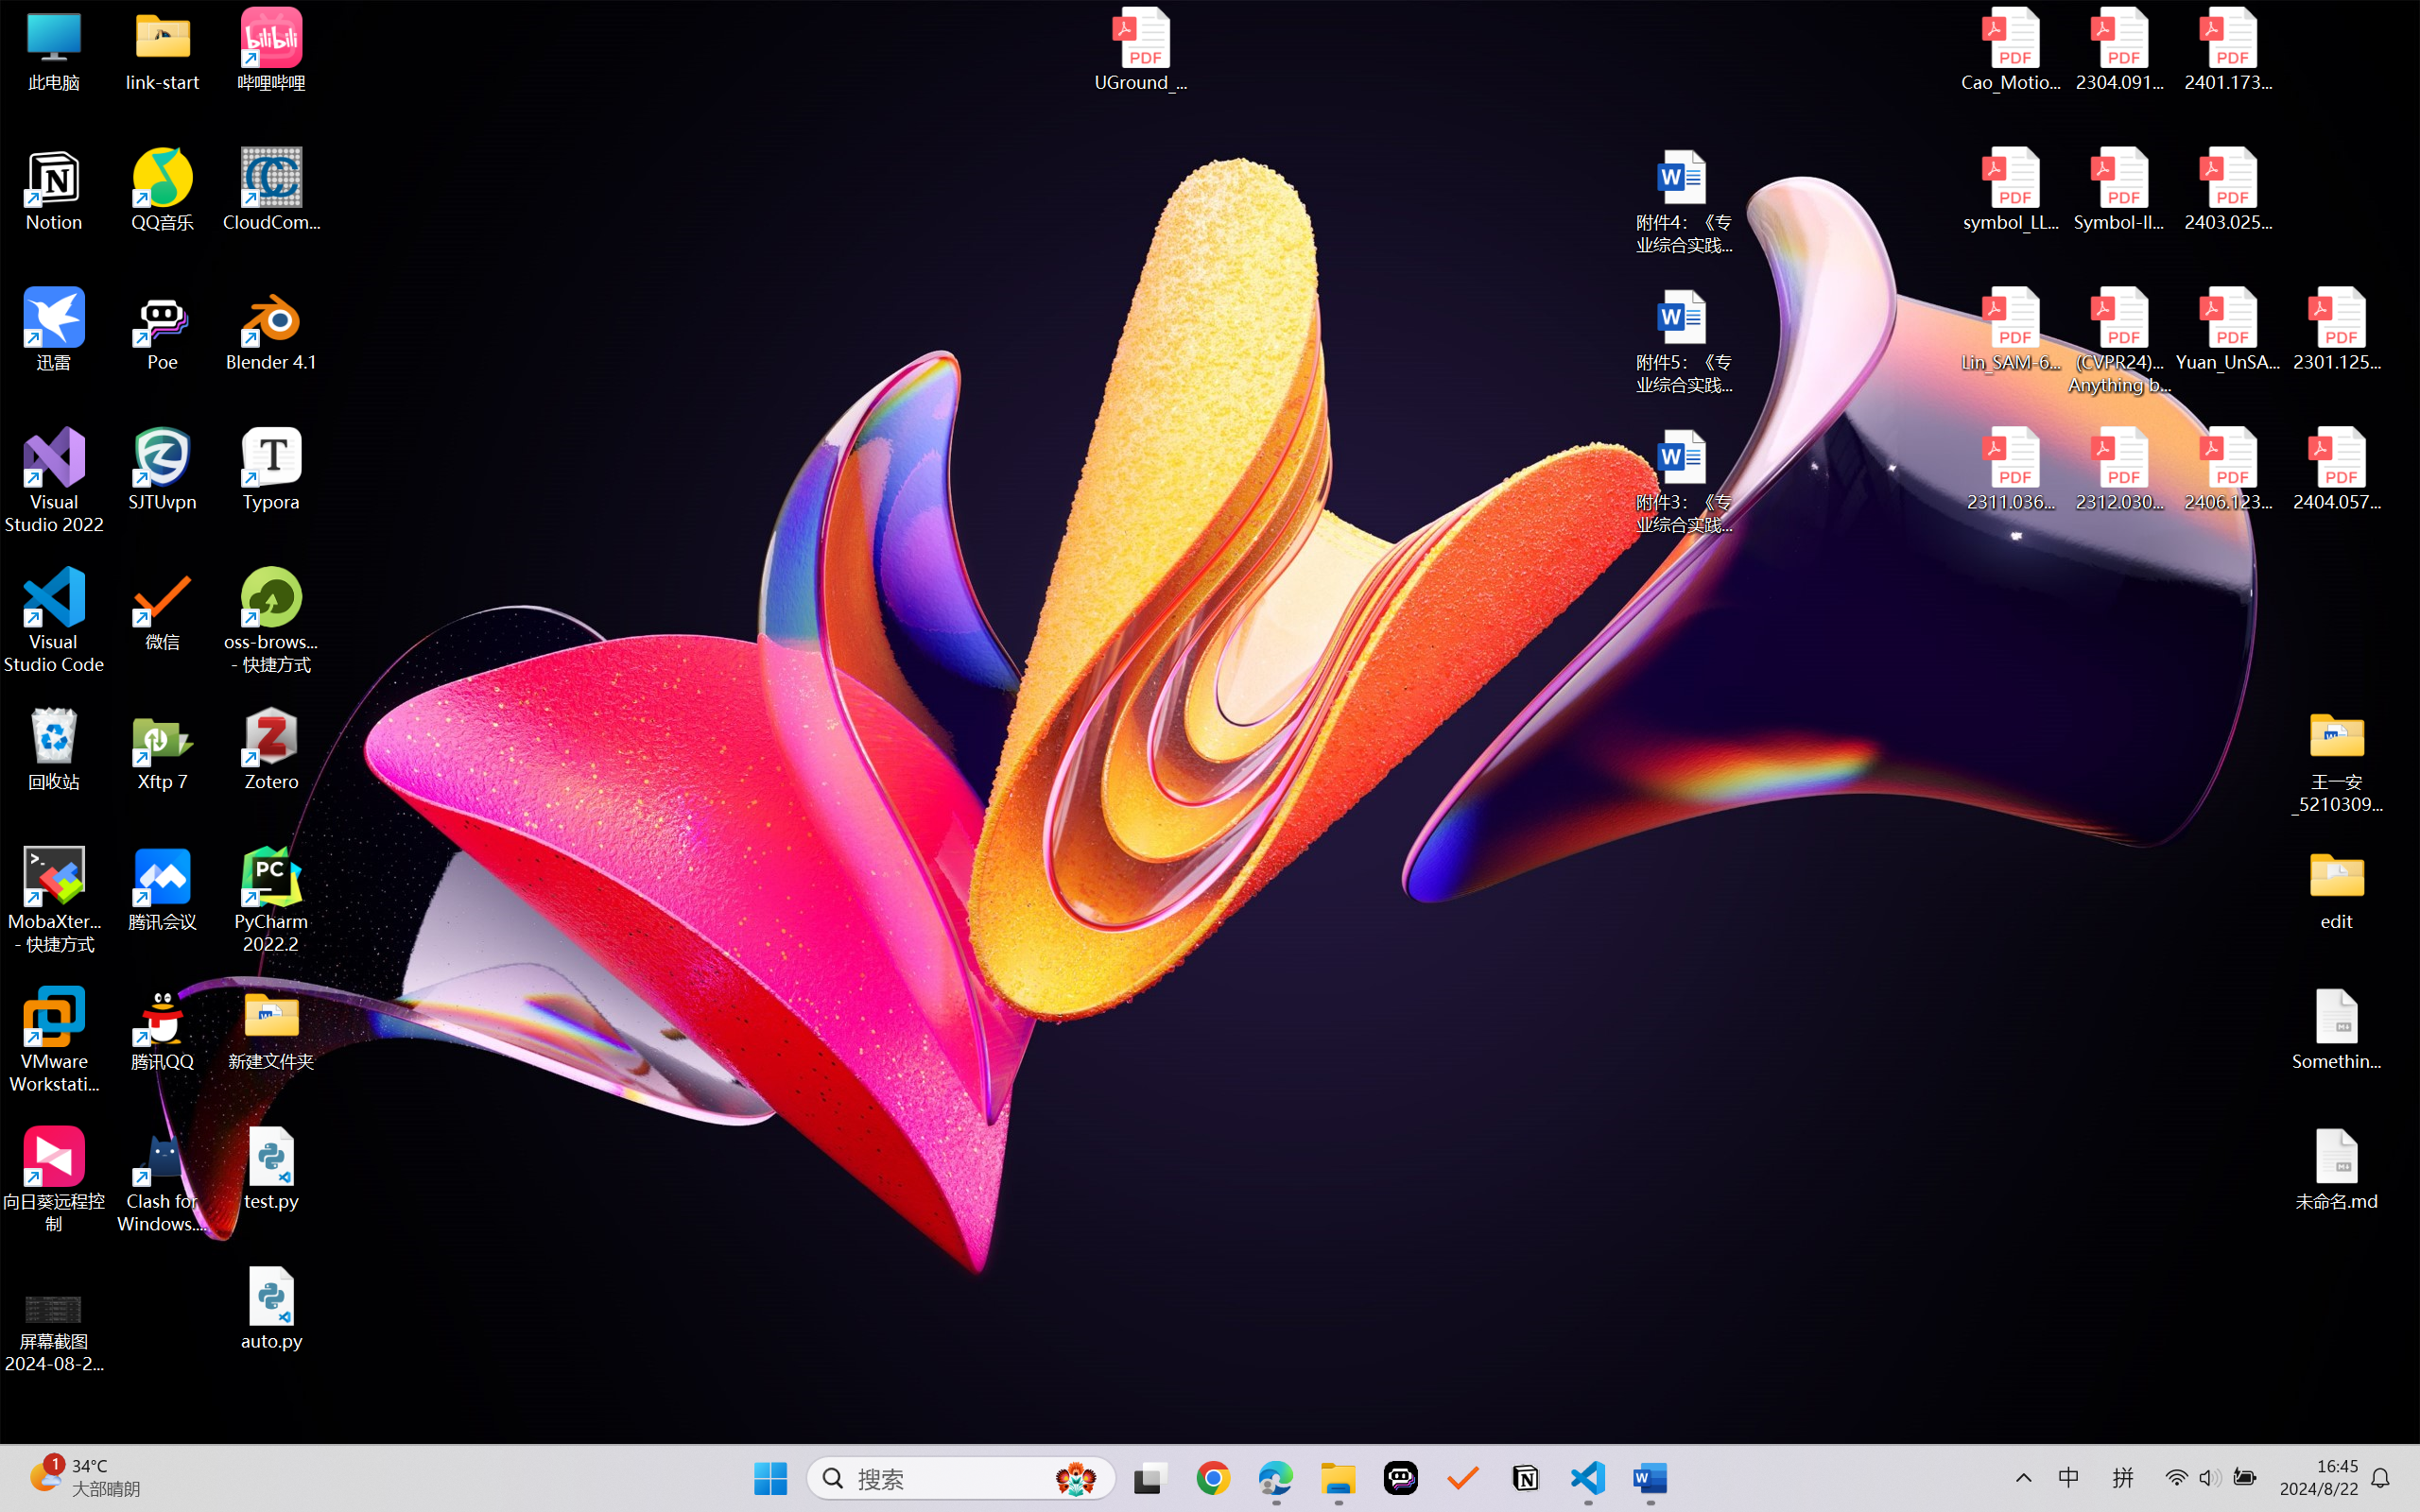 The image size is (2420, 1512). Describe the element at coordinates (163, 469) in the screenshot. I see `'SJTUvpn'` at that location.